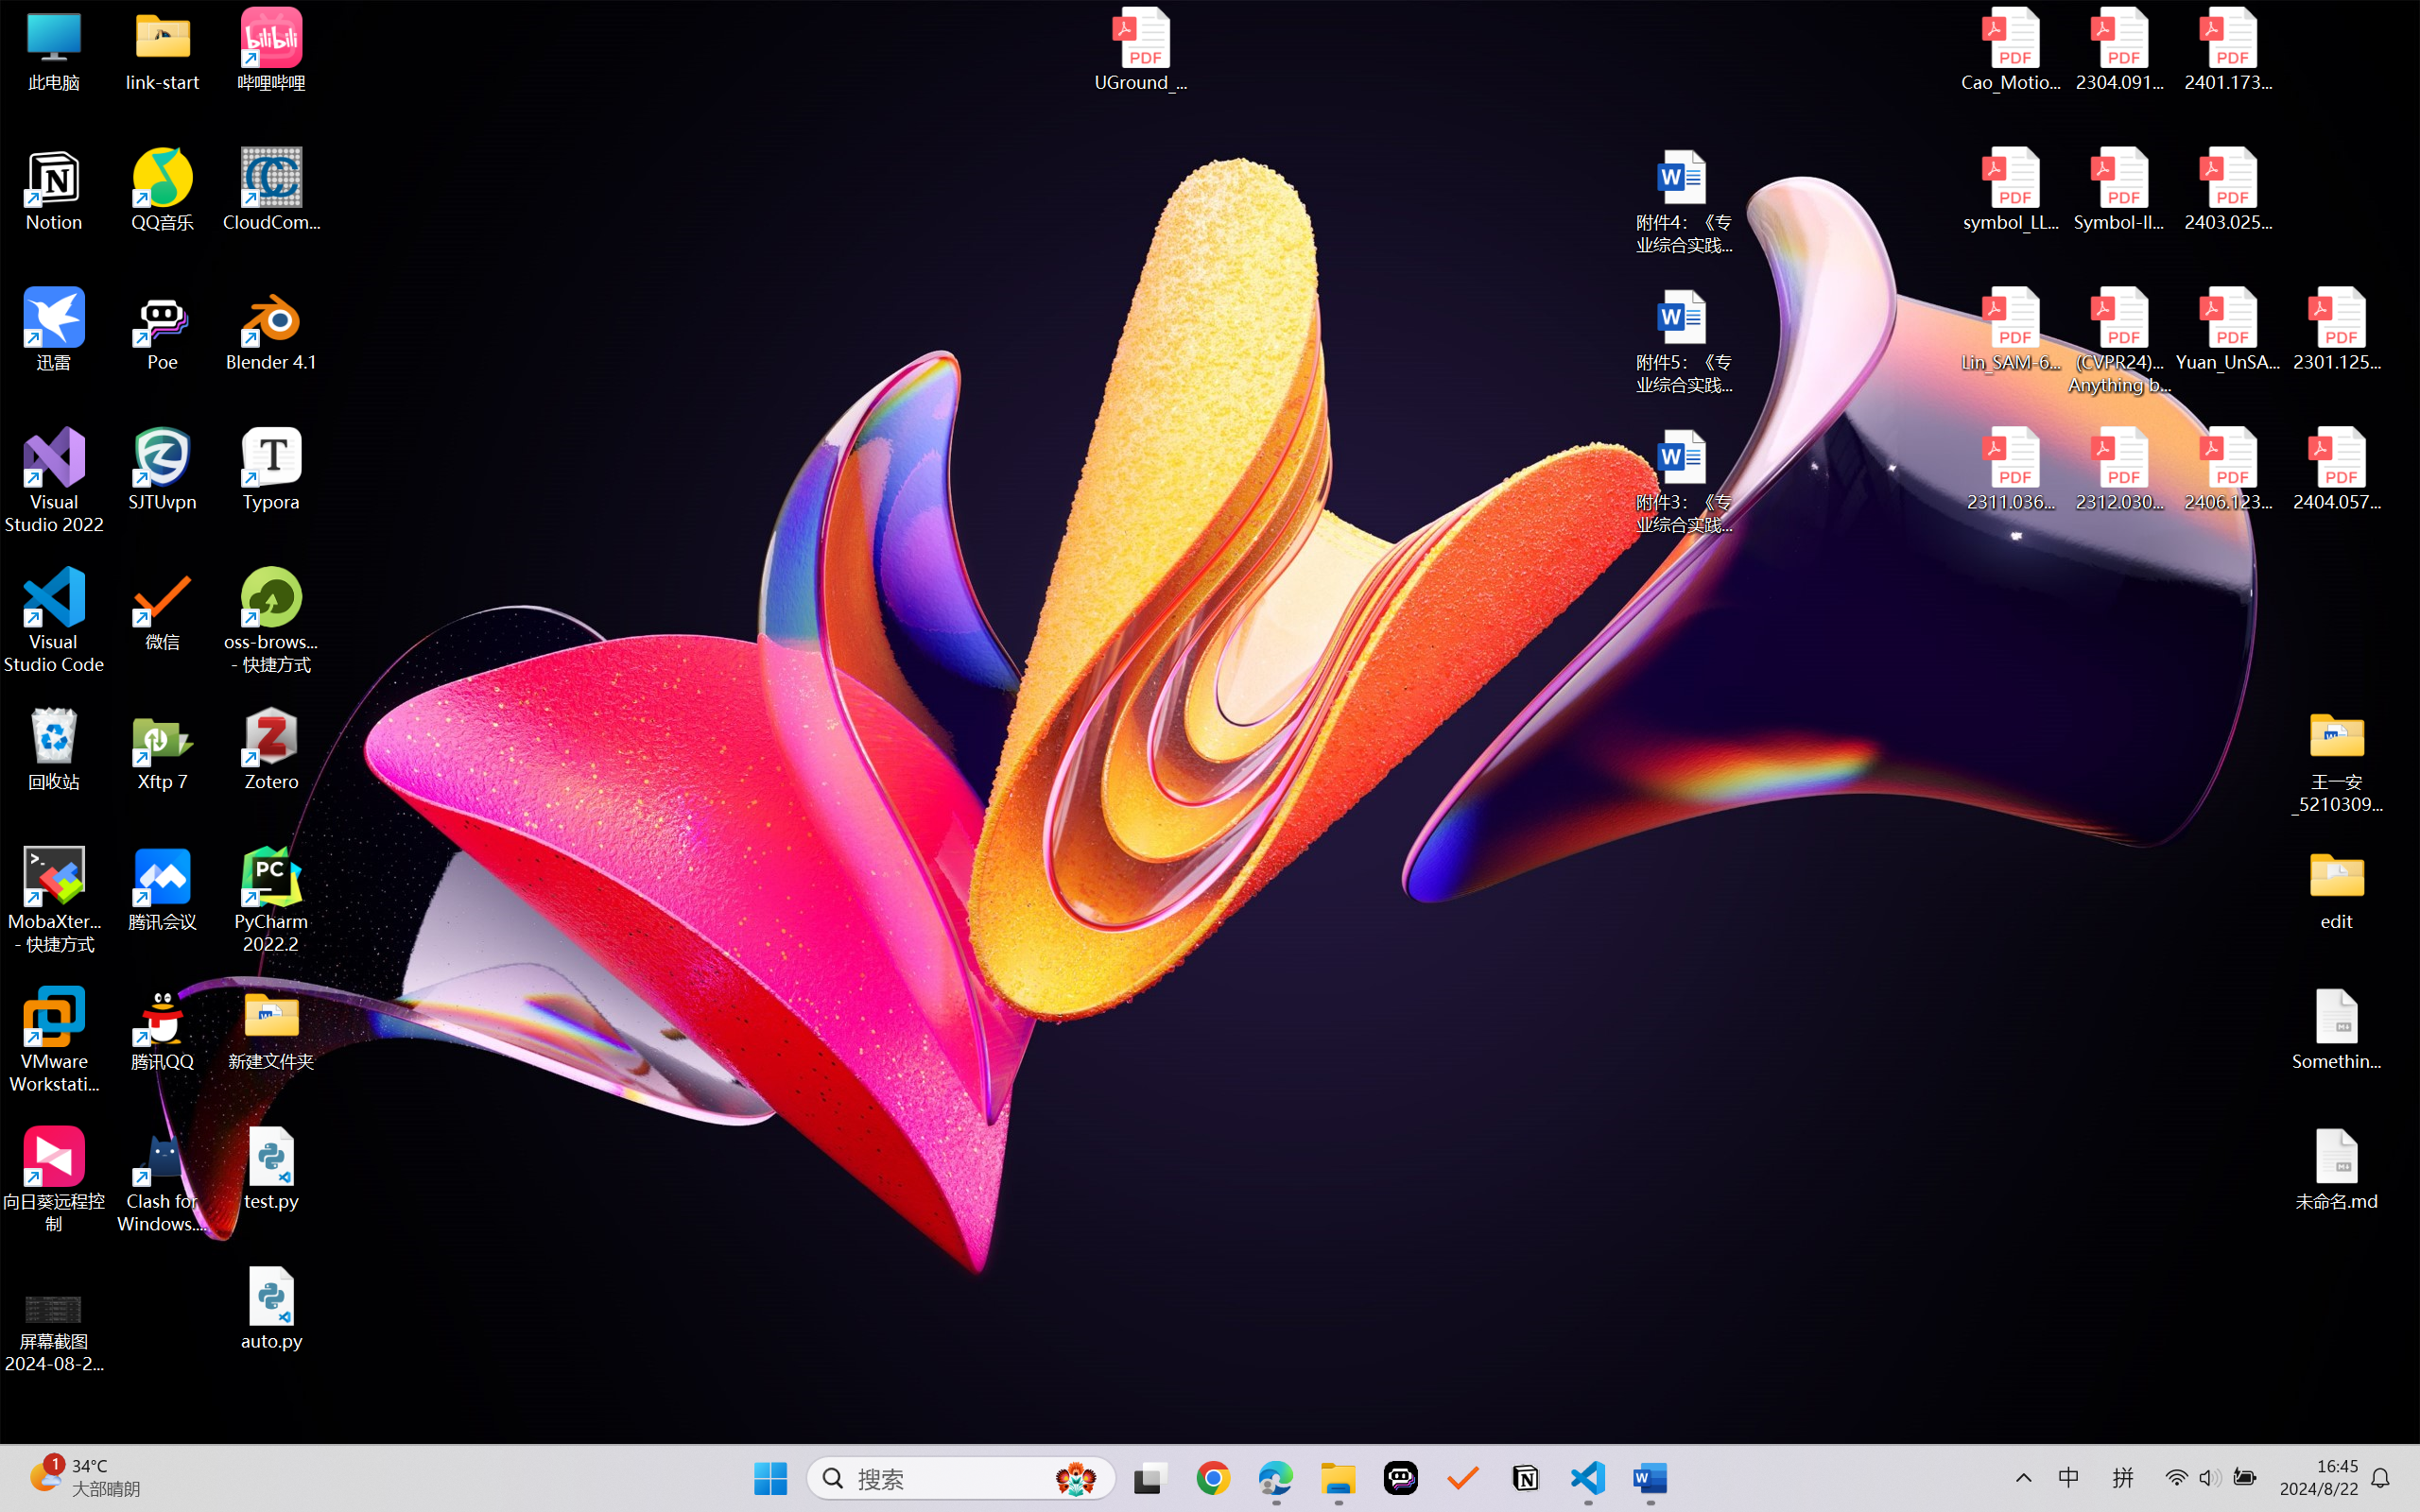 The image size is (2420, 1512). Describe the element at coordinates (163, 469) in the screenshot. I see `'SJTUvpn'` at that location.